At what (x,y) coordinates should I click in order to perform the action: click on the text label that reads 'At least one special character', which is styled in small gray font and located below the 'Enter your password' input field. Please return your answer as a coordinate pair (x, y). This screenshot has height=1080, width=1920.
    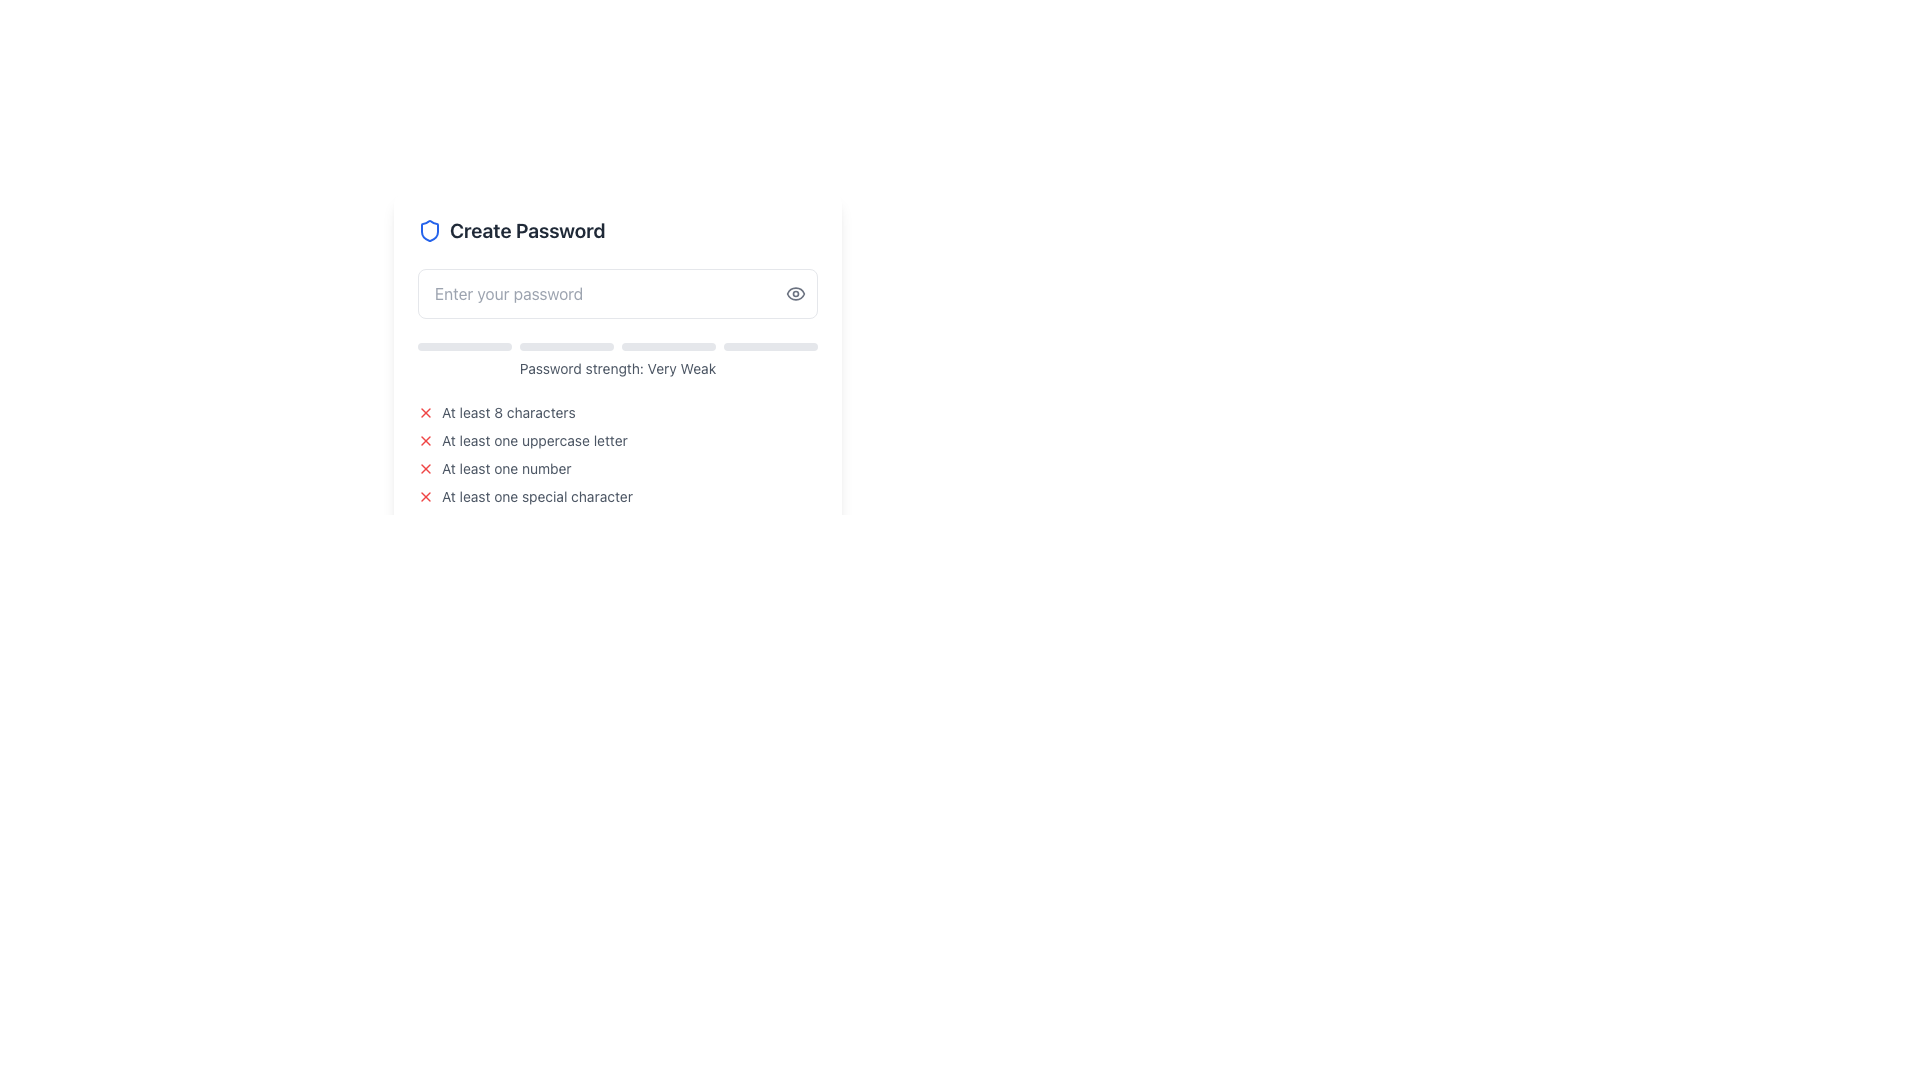
    Looking at the image, I should click on (537, 496).